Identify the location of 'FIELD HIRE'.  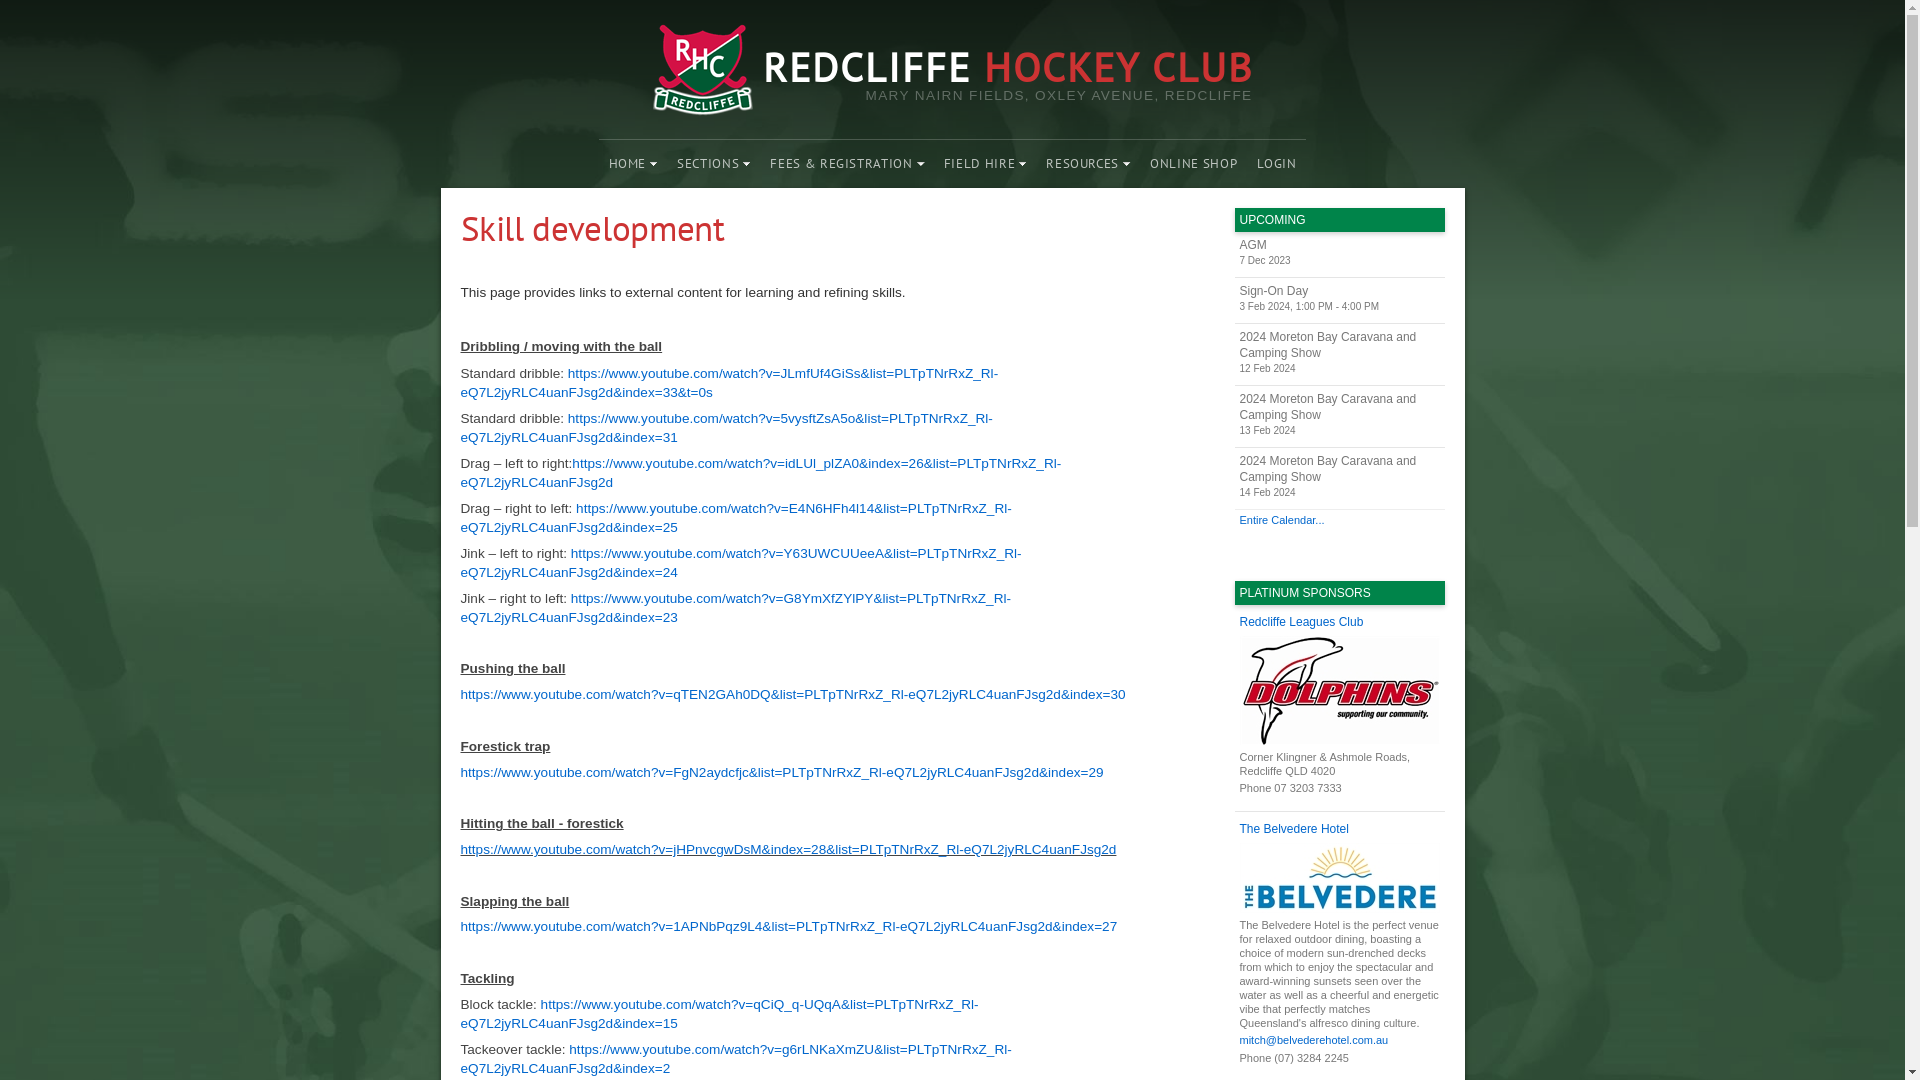
(985, 163).